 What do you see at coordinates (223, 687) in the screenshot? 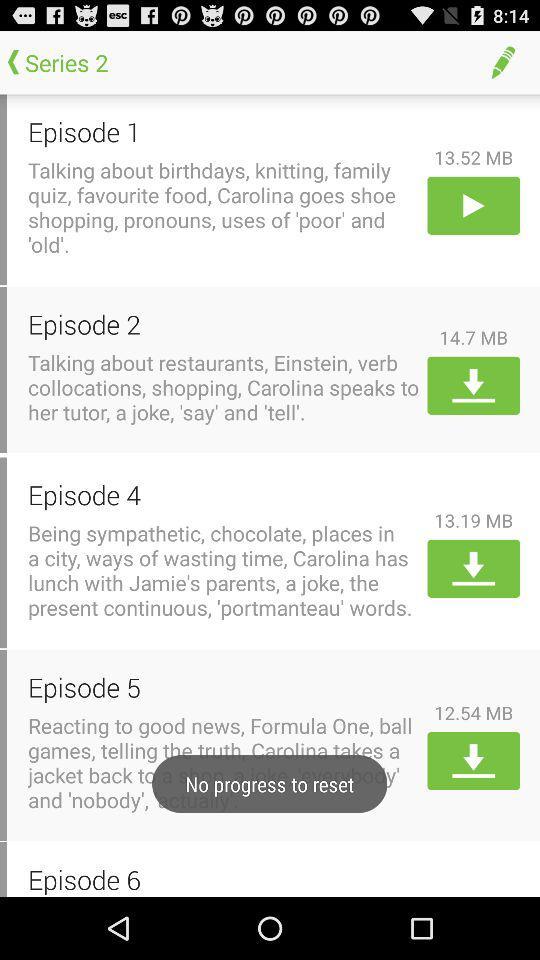
I see `item next to the 12.54 mb icon` at bounding box center [223, 687].